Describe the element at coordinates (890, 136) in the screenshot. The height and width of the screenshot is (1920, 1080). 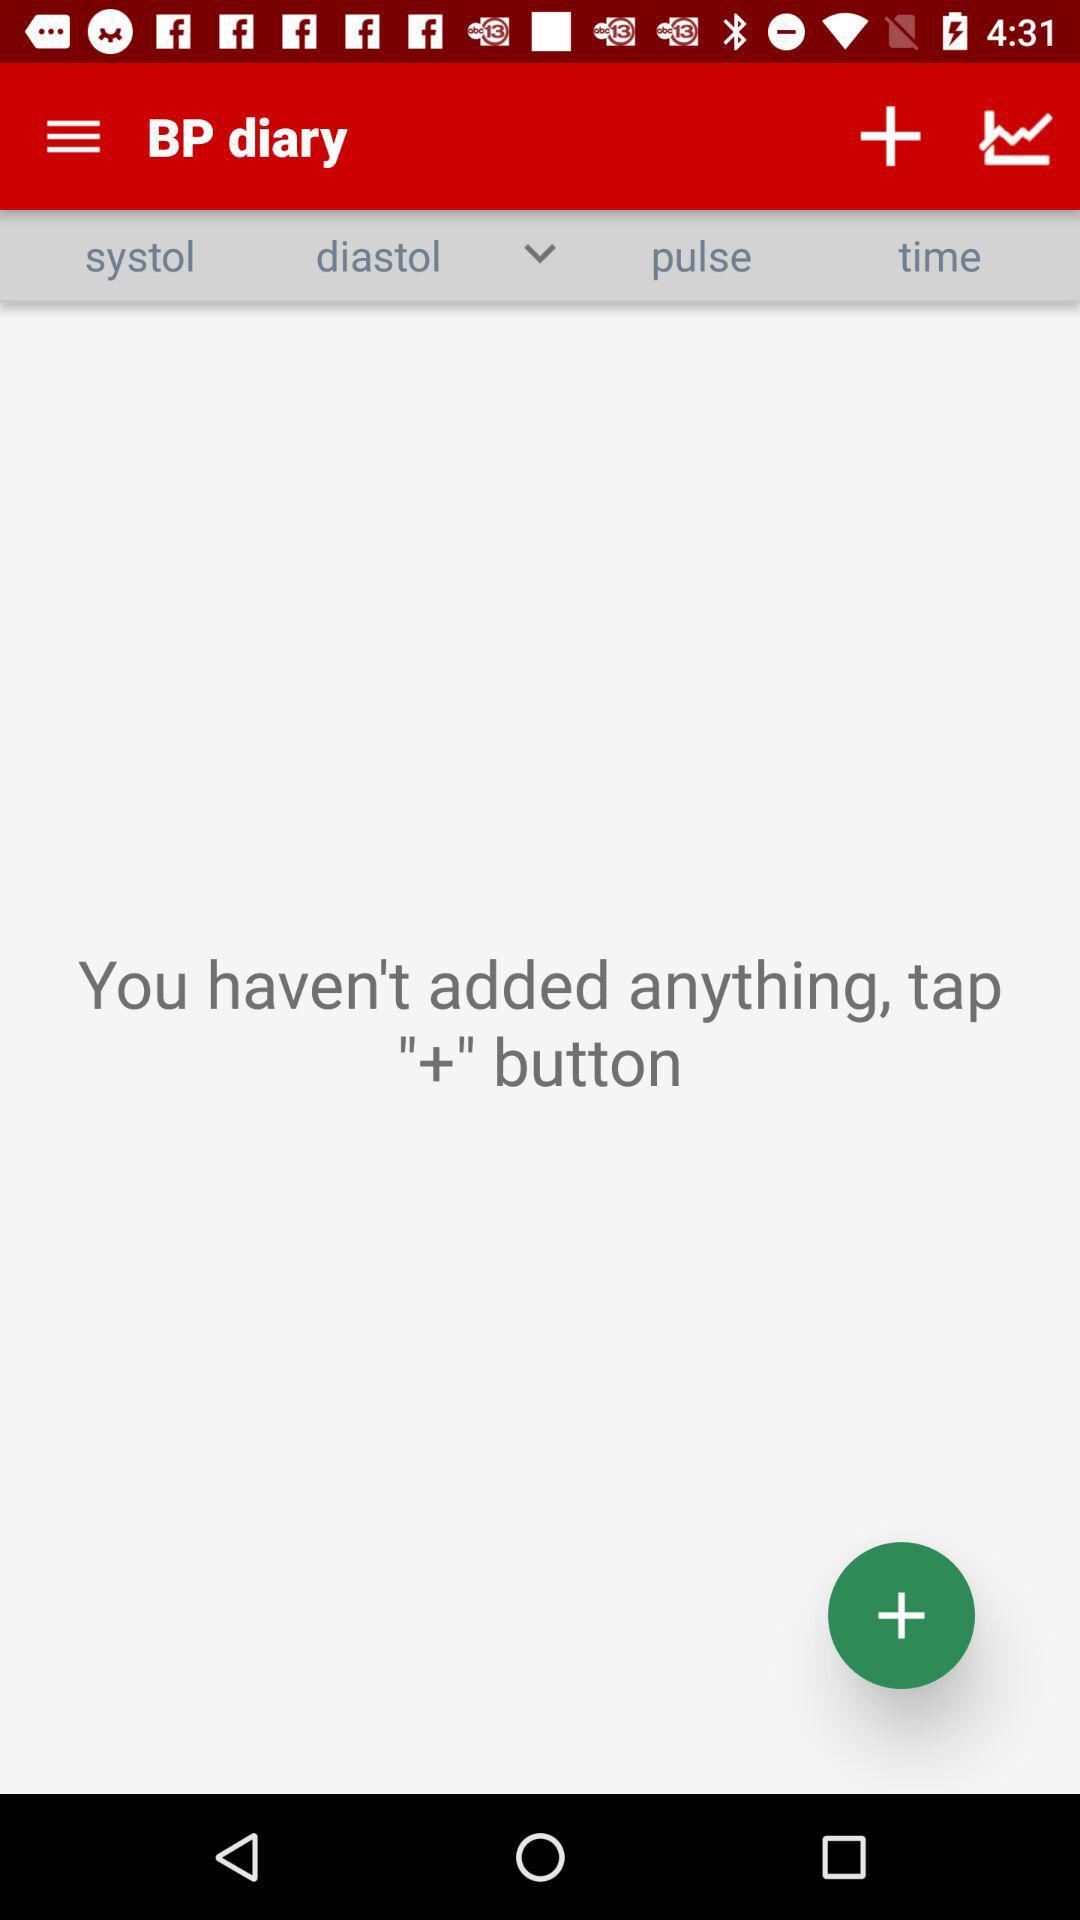
I see `the first icon which is right to the text bp diary` at that location.